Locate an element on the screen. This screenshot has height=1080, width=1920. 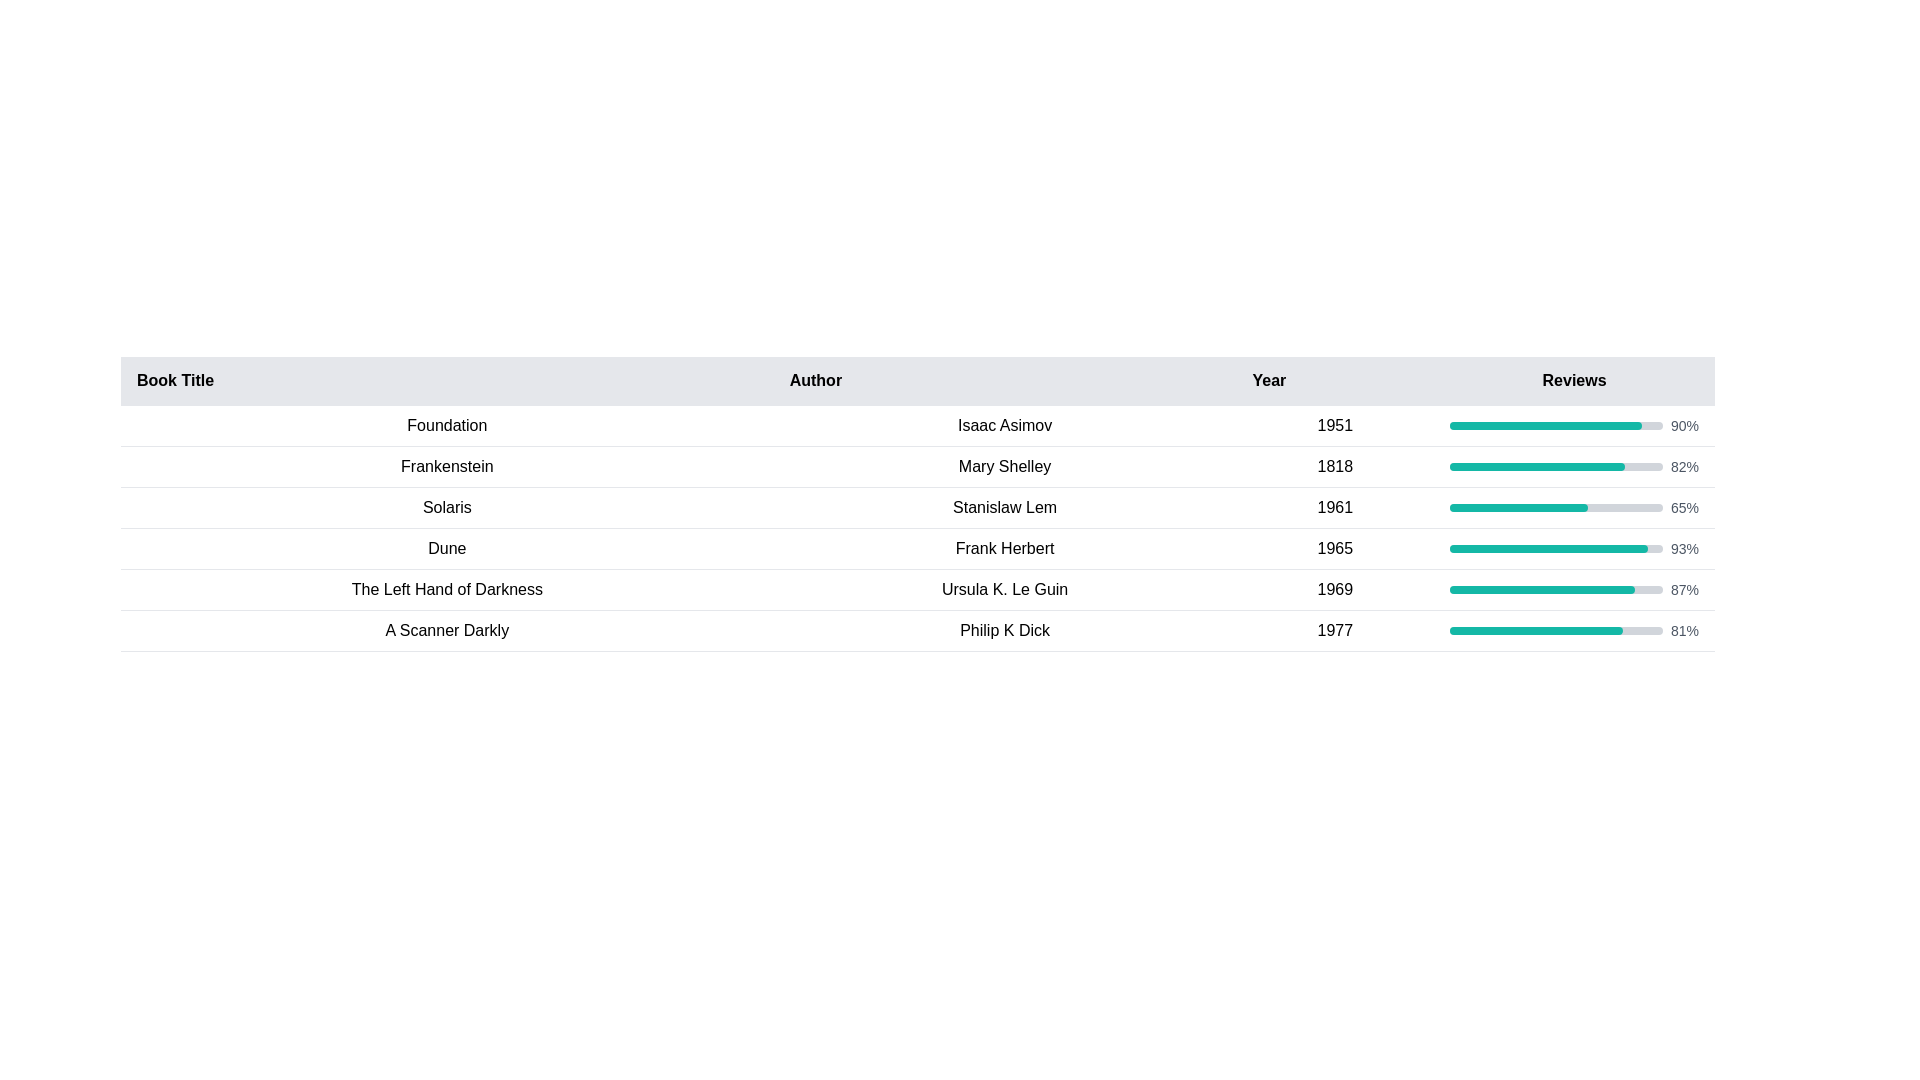
the text label identifying the author 'Frank Herbert' in the table layout for the book 'Dune' is located at coordinates (1005, 548).